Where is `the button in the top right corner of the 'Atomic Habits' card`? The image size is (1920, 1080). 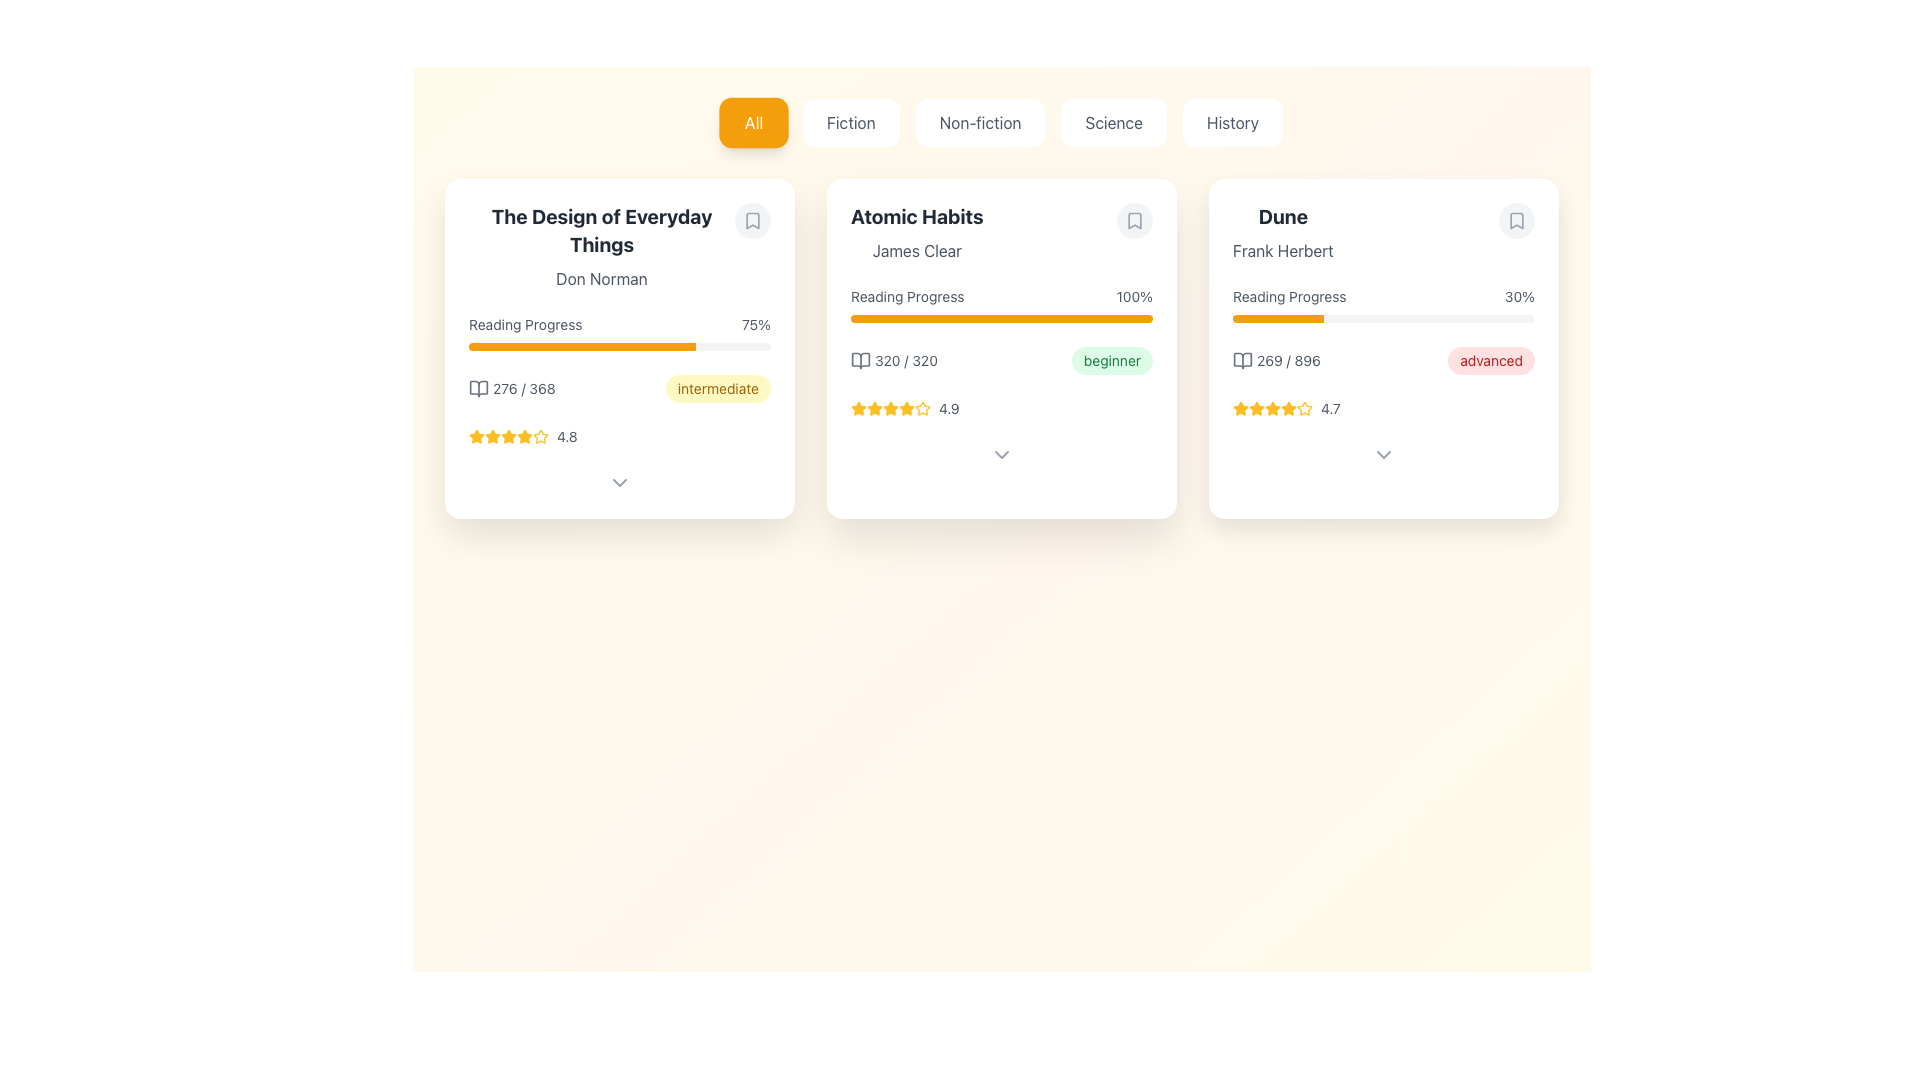
the button in the top right corner of the 'Atomic Habits' card is located at coordinates (1134, 220).